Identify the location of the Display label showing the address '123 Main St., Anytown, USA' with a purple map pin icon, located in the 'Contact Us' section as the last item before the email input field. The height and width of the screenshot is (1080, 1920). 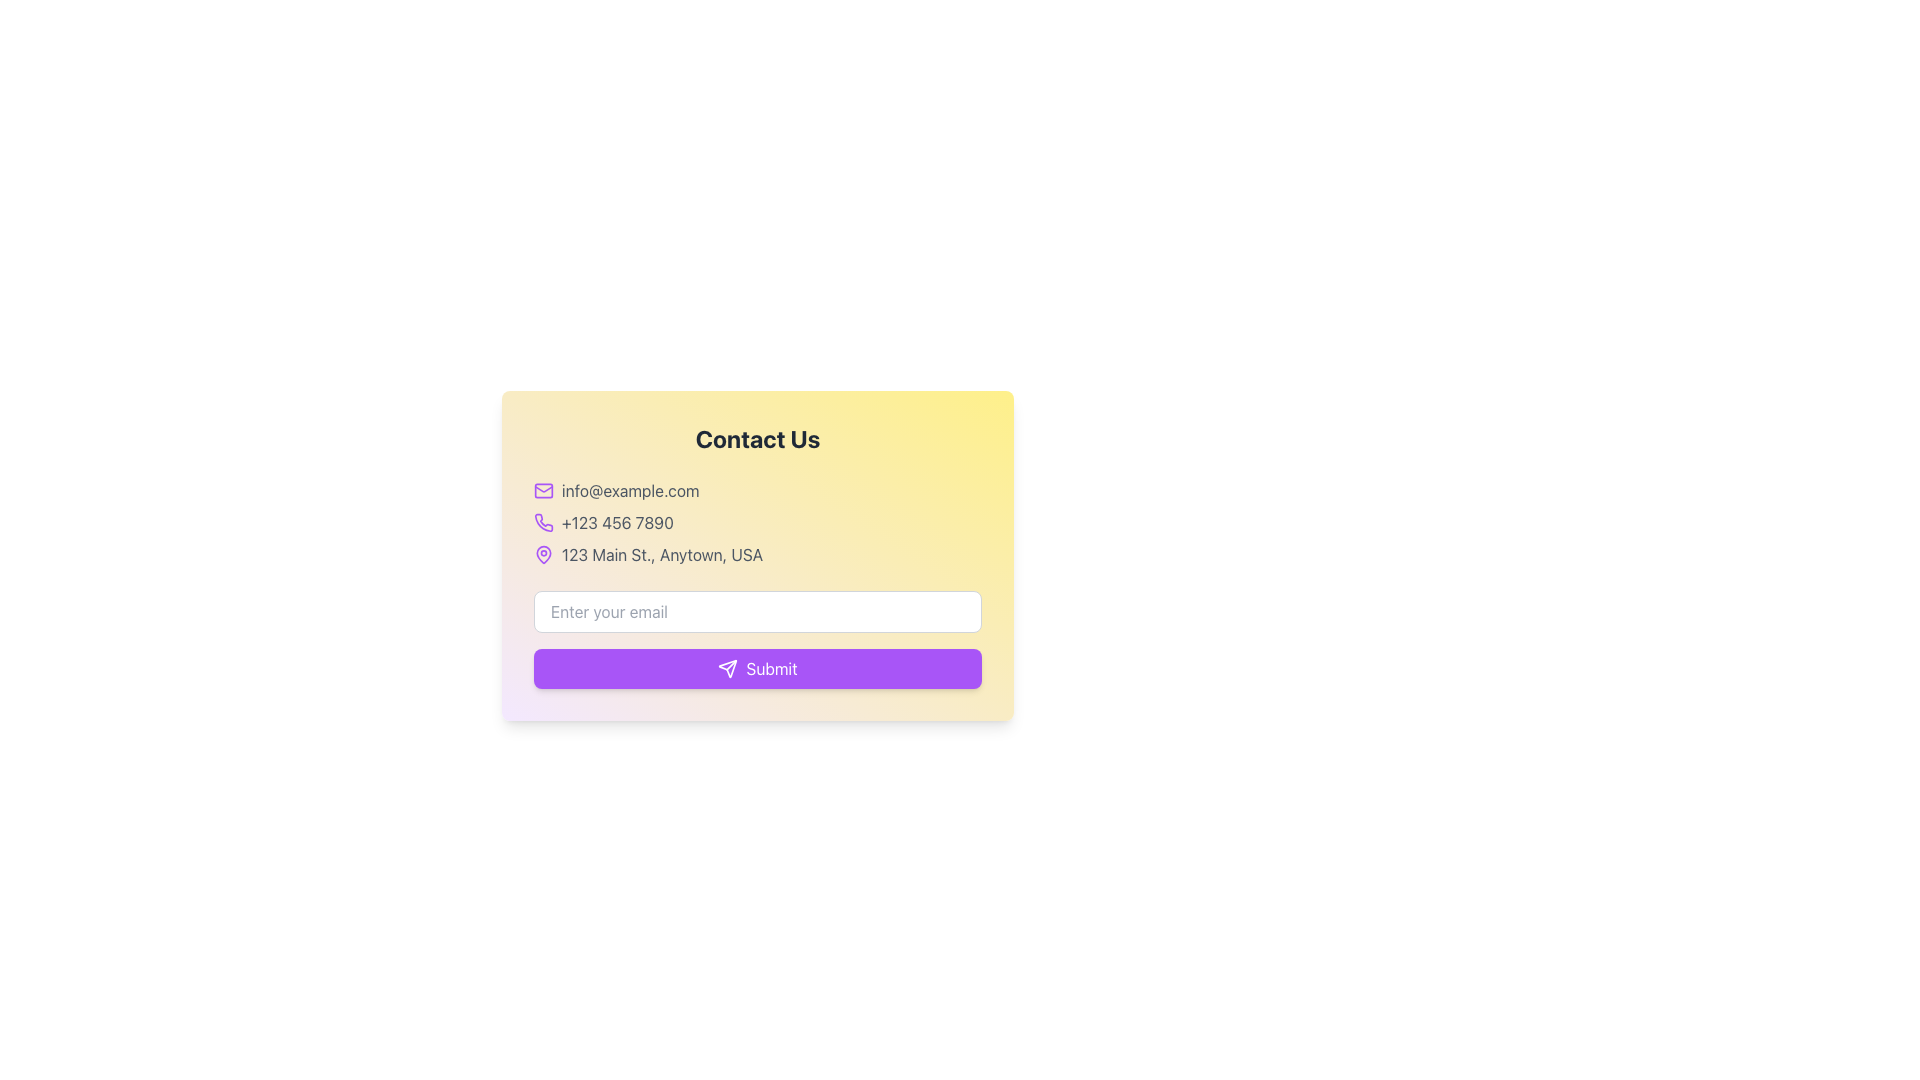
(757, 555).